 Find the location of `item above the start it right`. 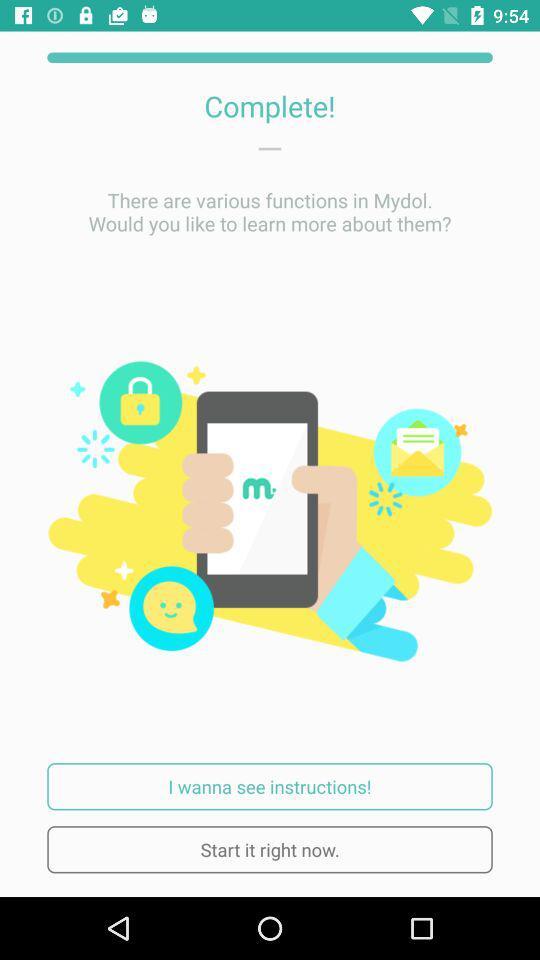

item above the start it right is located at coordinates (270, 786).